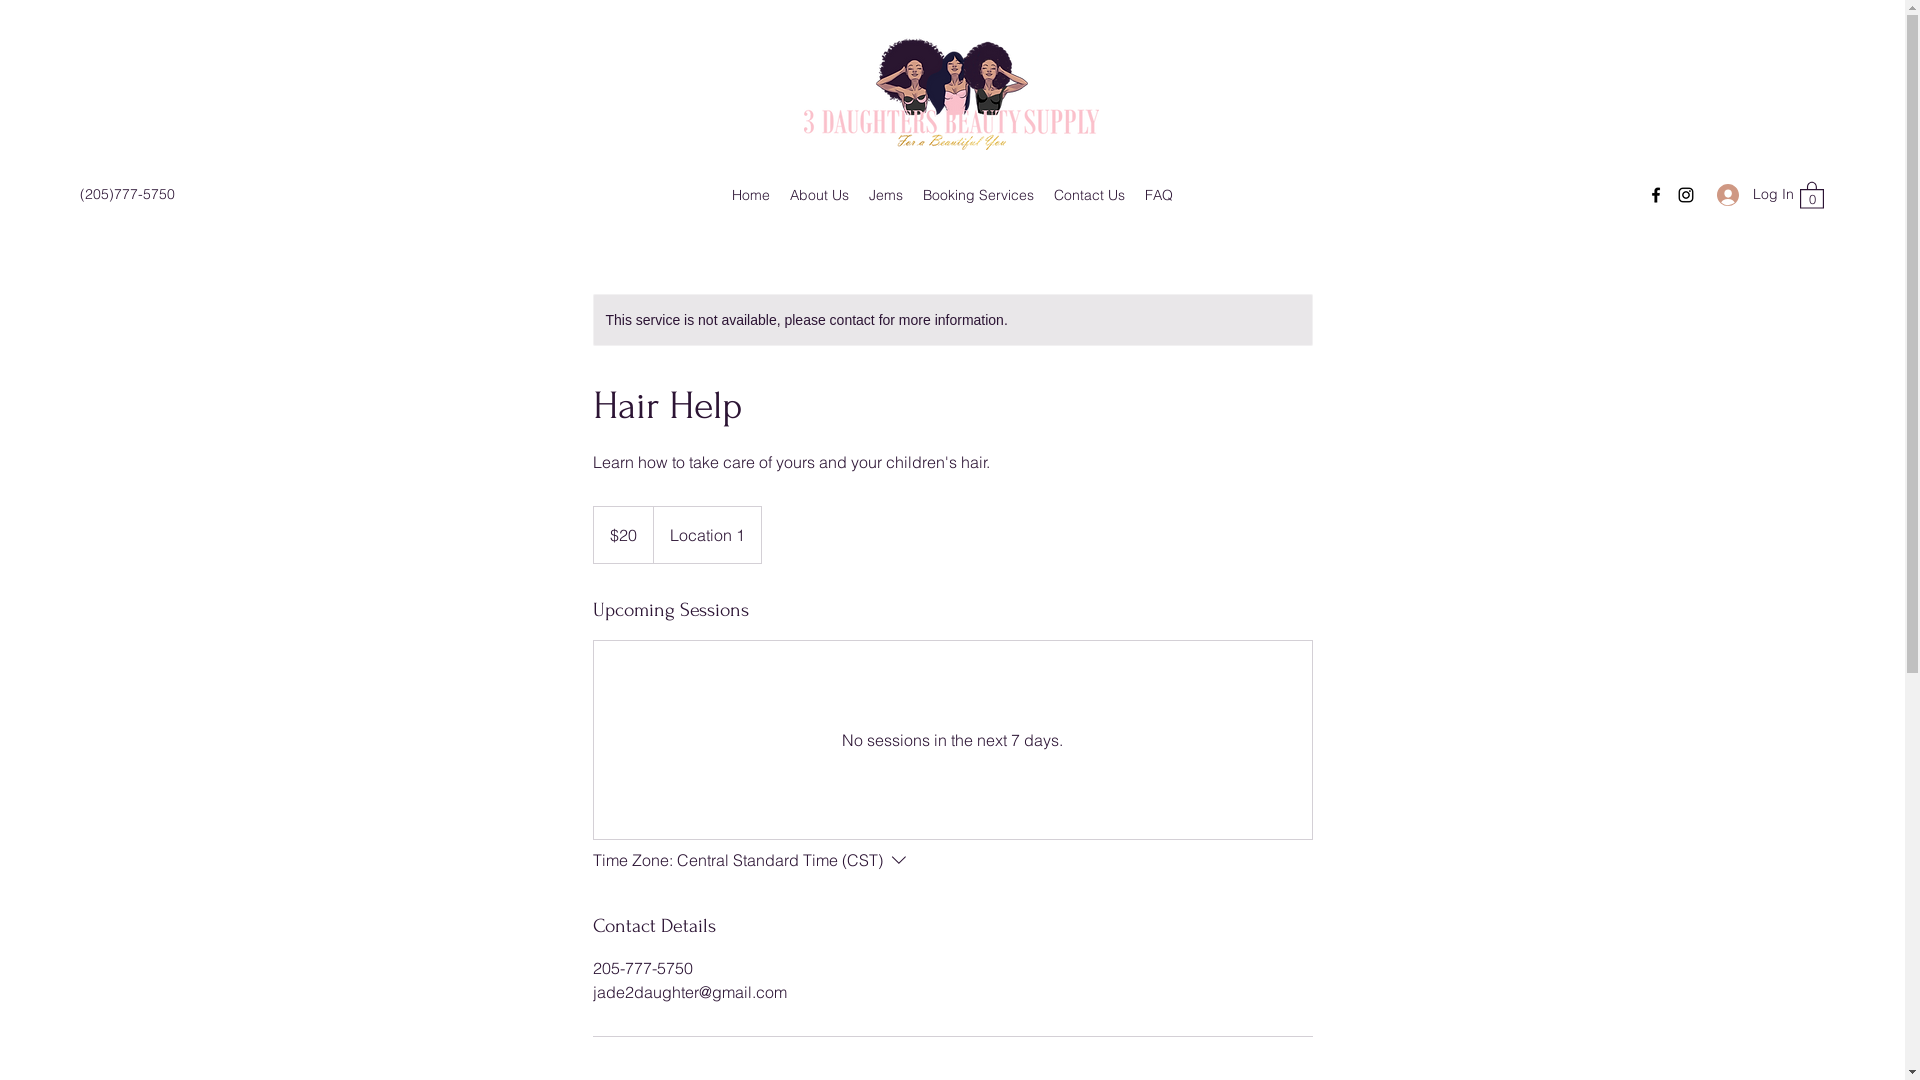  I want to click on 'Jems', so click(885, 195).